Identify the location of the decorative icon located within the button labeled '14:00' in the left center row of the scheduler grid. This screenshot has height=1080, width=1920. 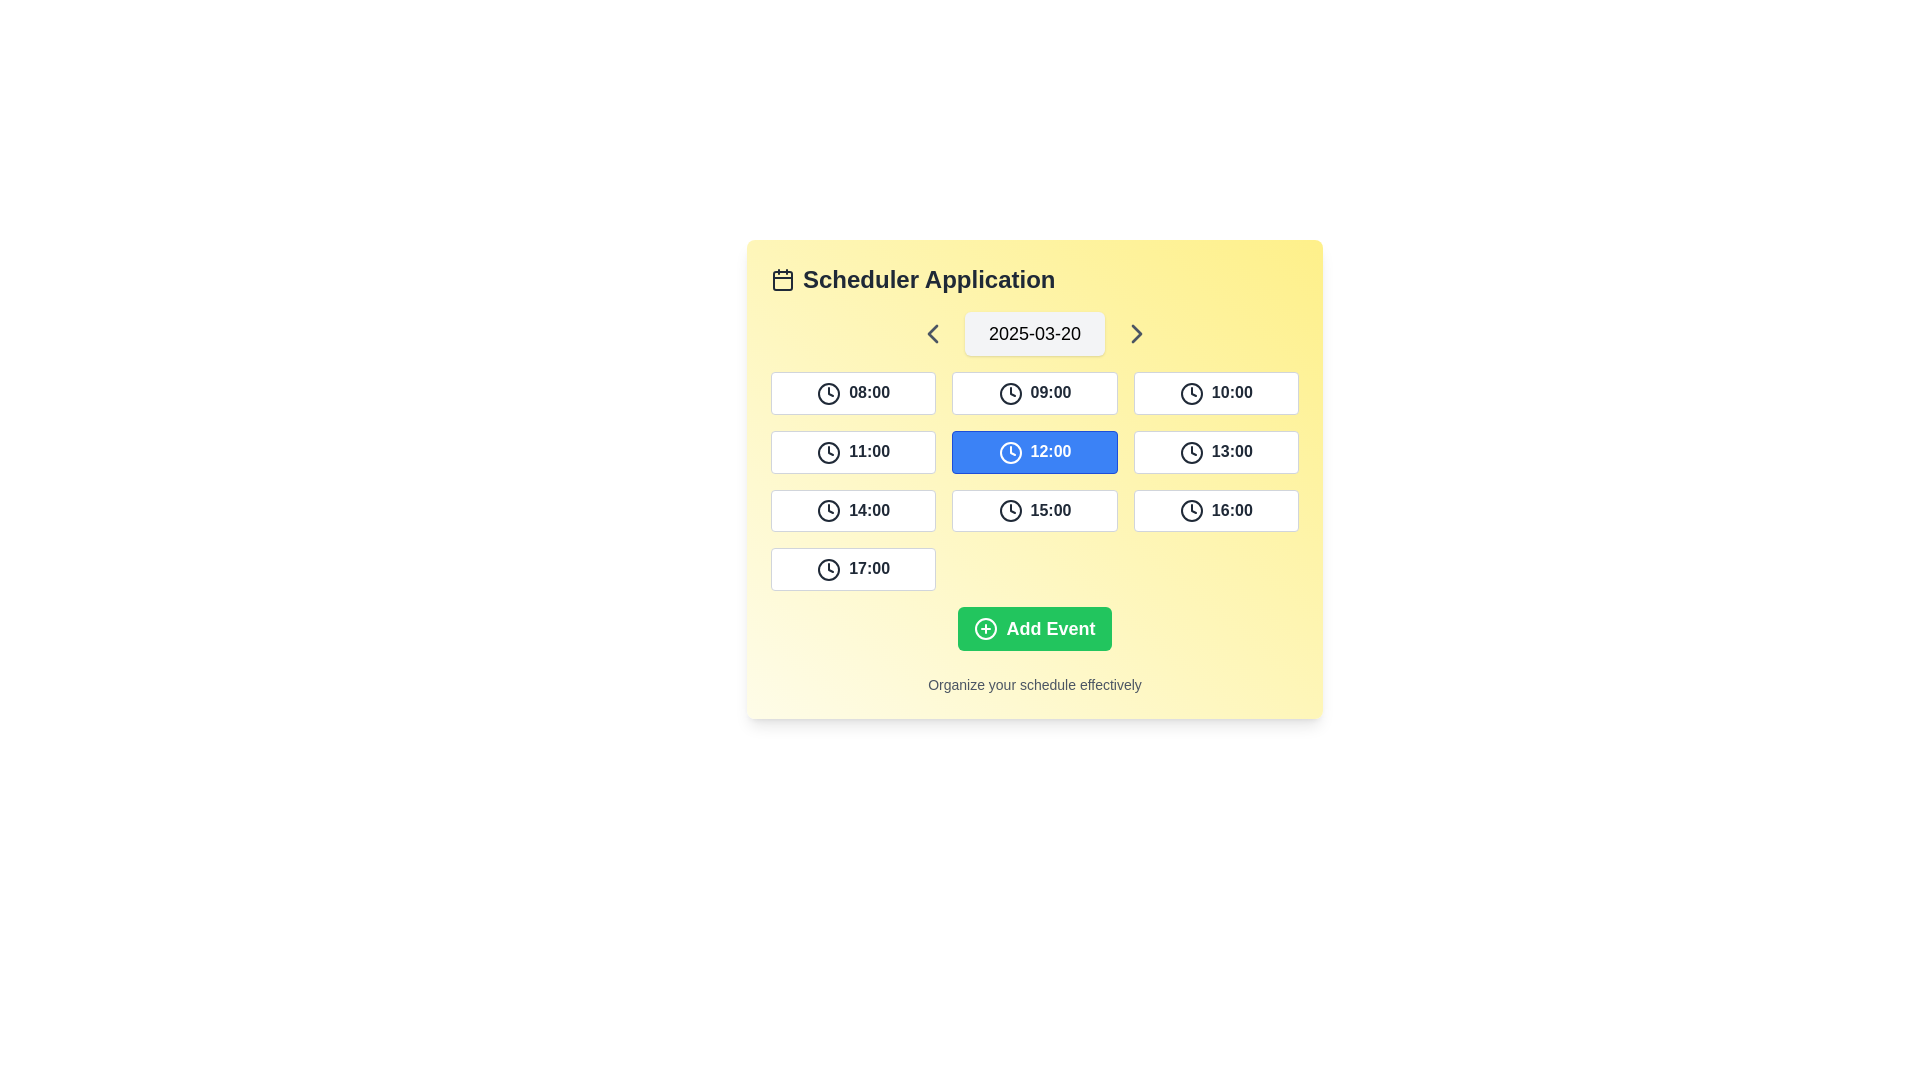
(829, 510).